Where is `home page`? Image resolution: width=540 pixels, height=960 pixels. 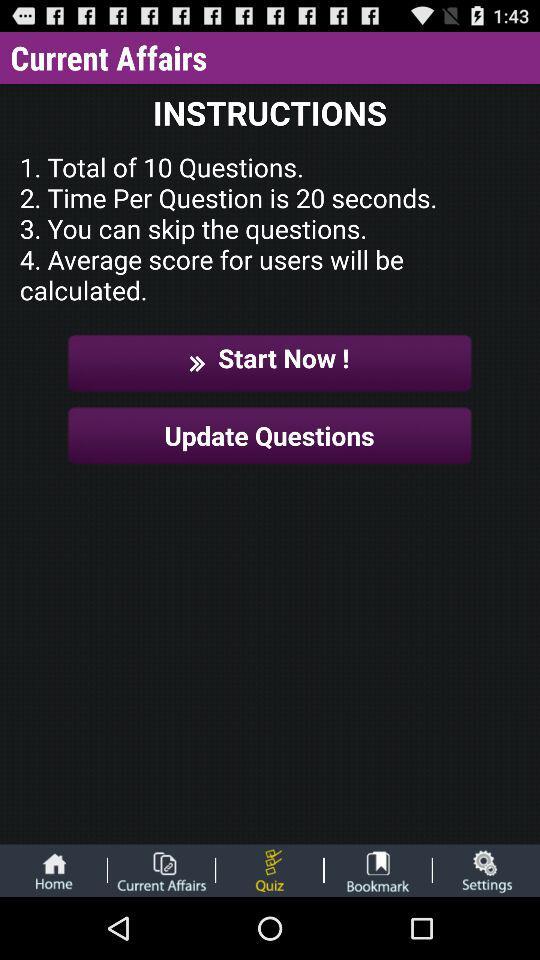
home page is located at coordinates (53, 869).